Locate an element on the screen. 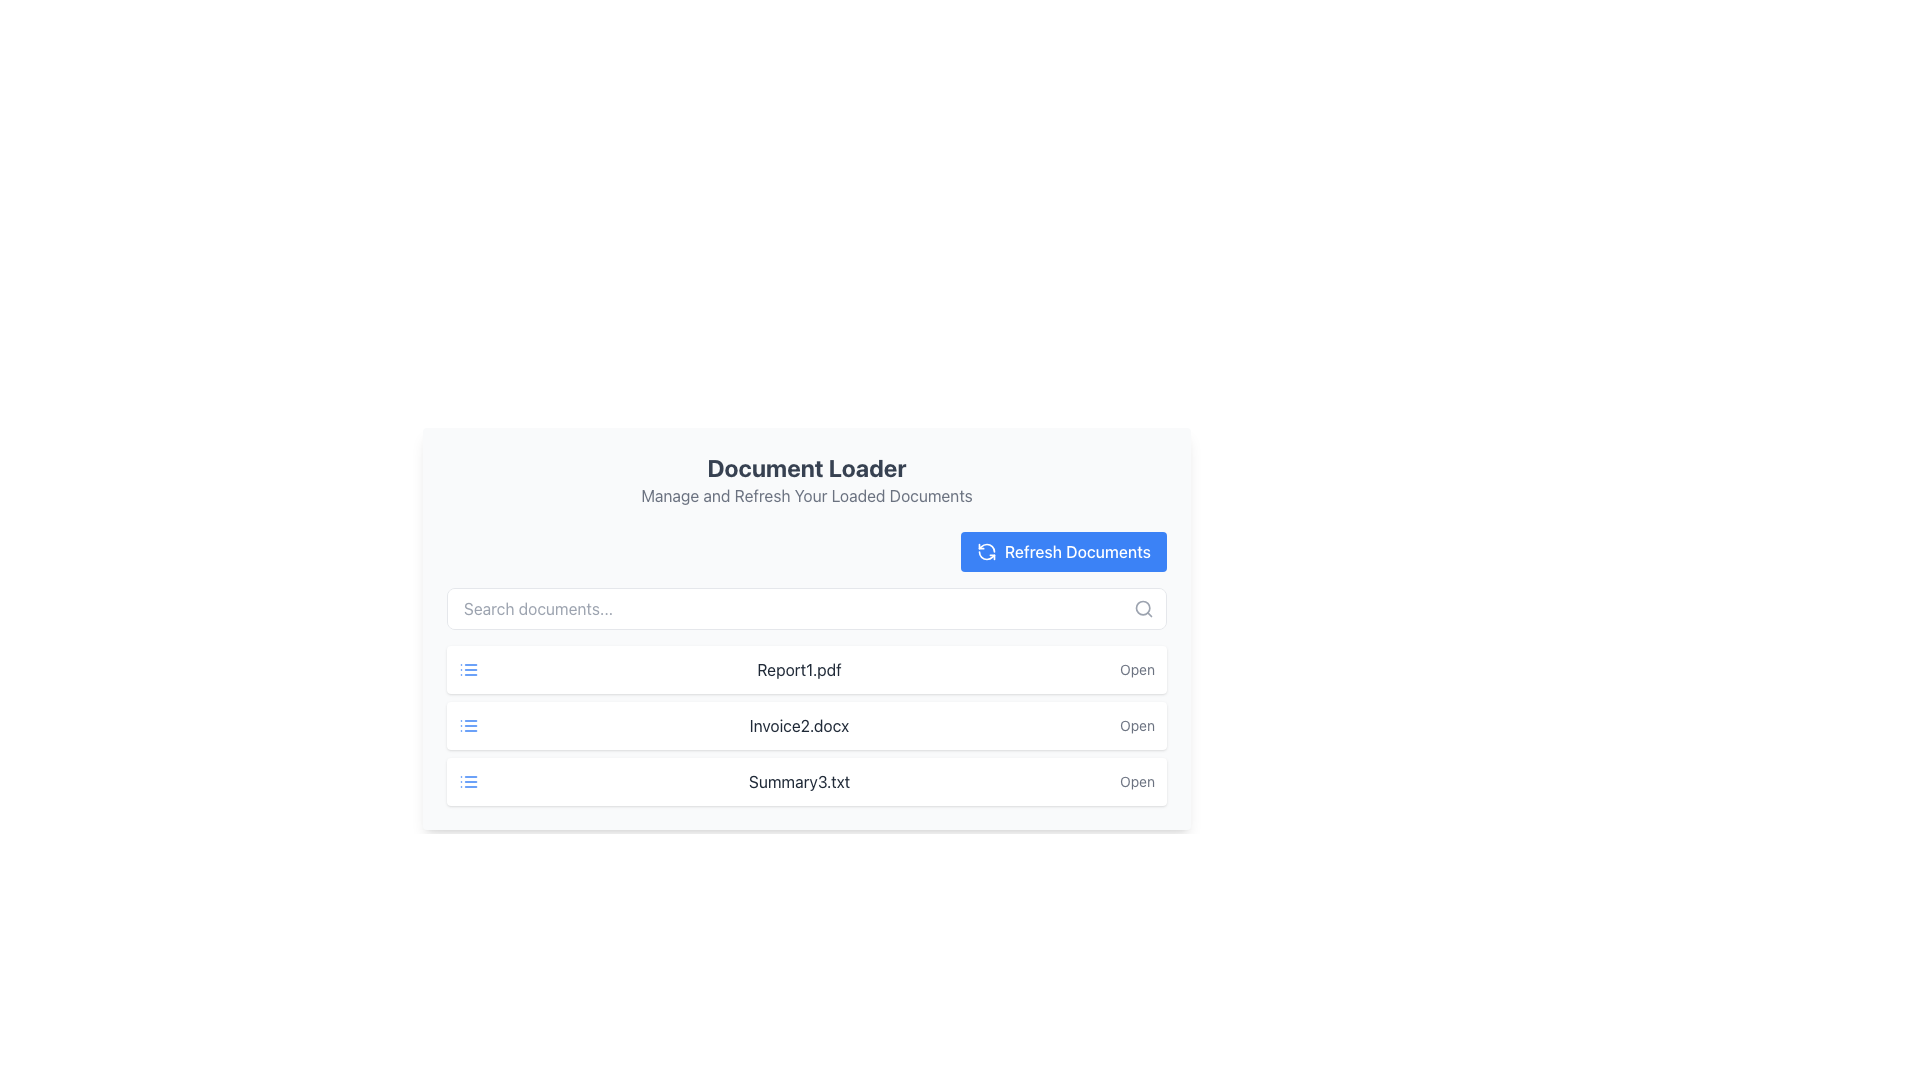 The height and width of the screenshot is (1080, 1920). the 'Open' button associated with the 'Report1.pdf' document entry is located at coordinates (1137, 670).